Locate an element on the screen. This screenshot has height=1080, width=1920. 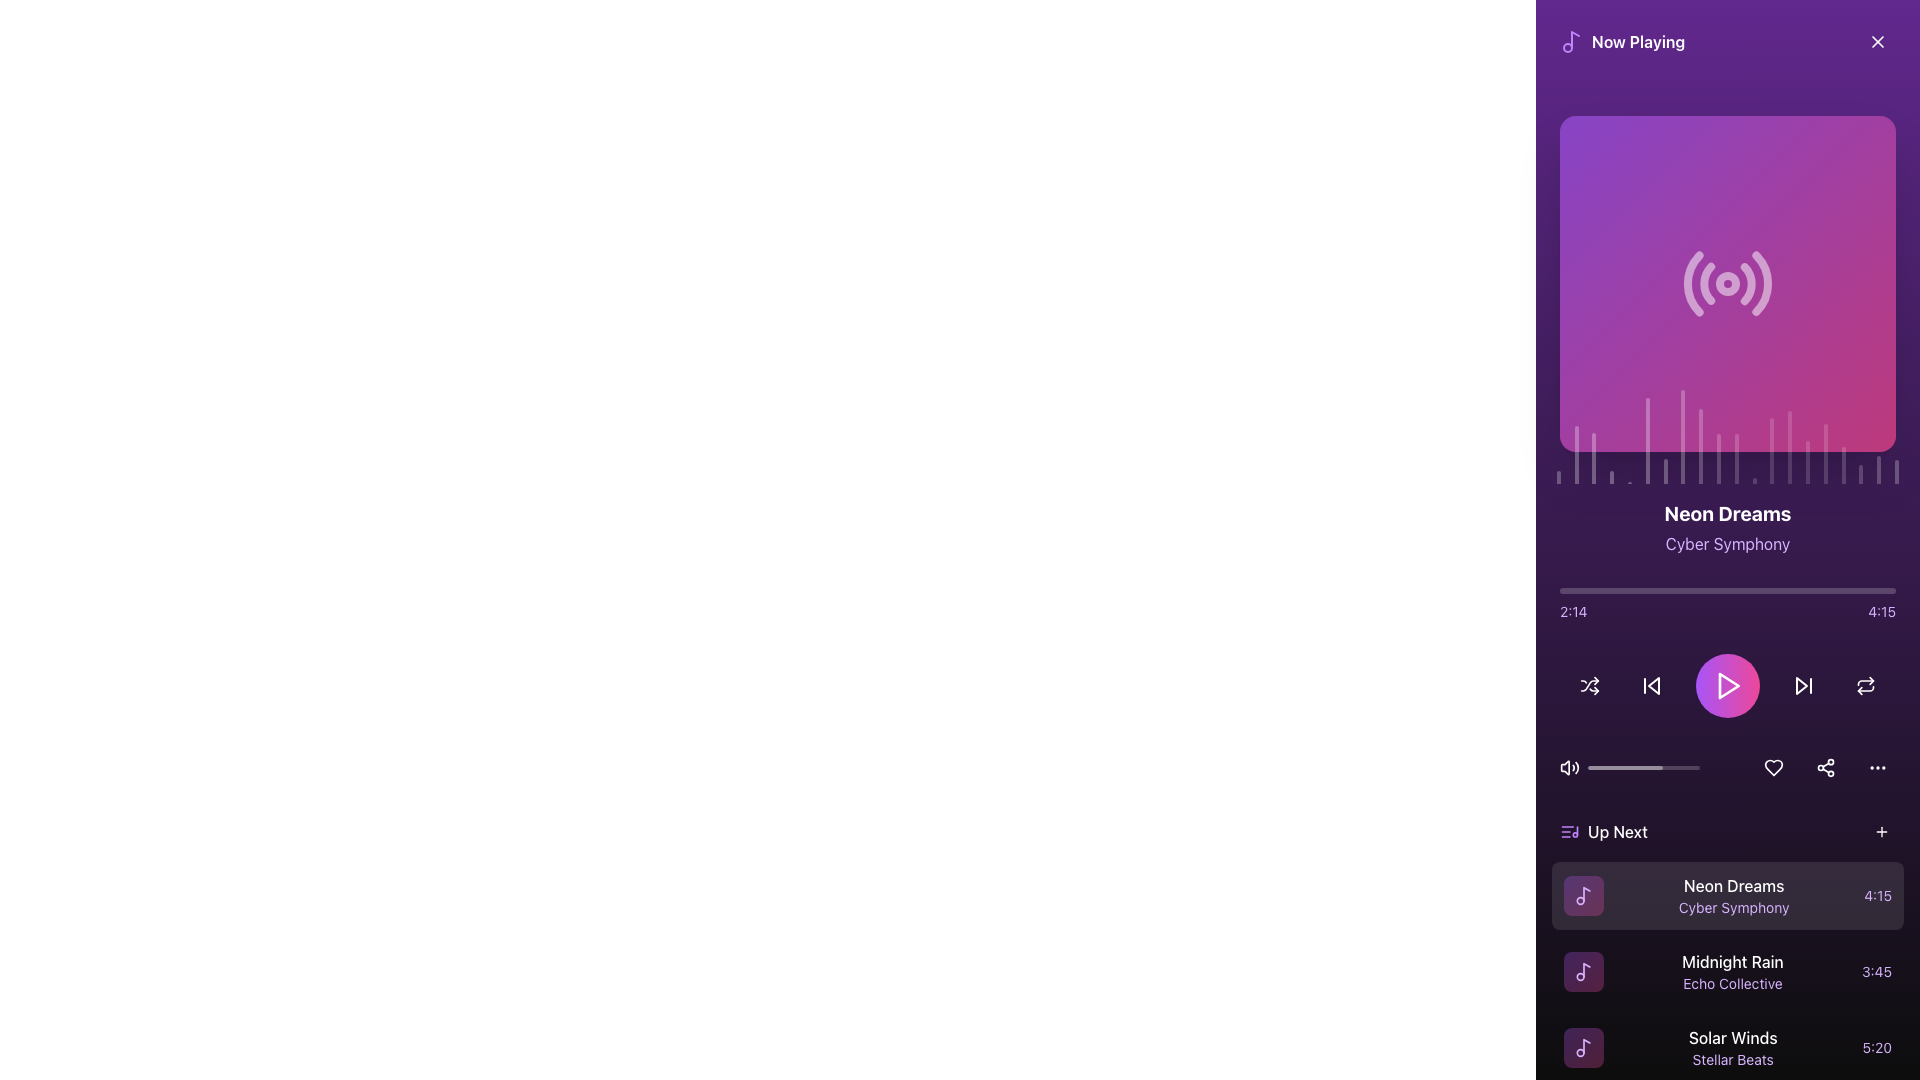
the 'Now Playing' label, which is a bold text label with white color on a purple background, positioned near the upper-left corner of the media panel and aligned with a musical note icon is located at coordinates (1638, 42).